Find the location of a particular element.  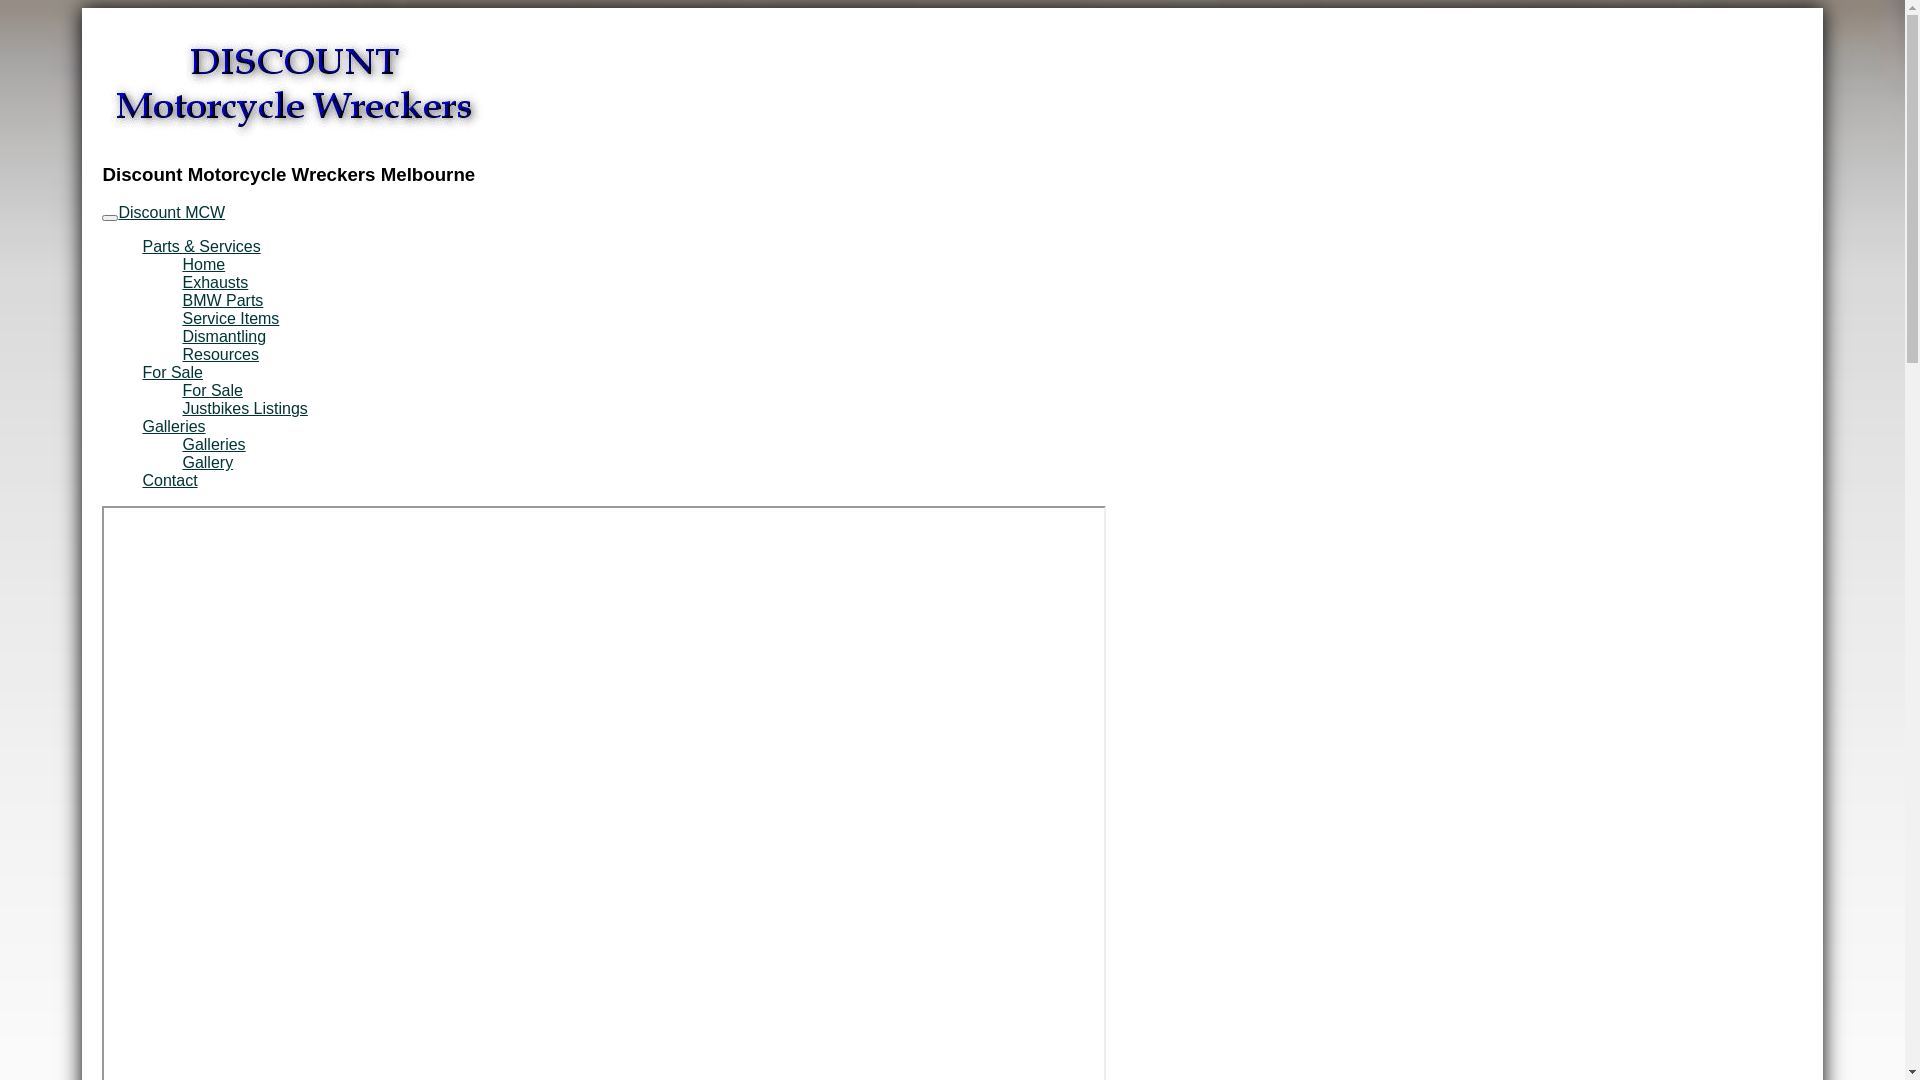

'Parts & Services' is located at coordinates (201, 245).